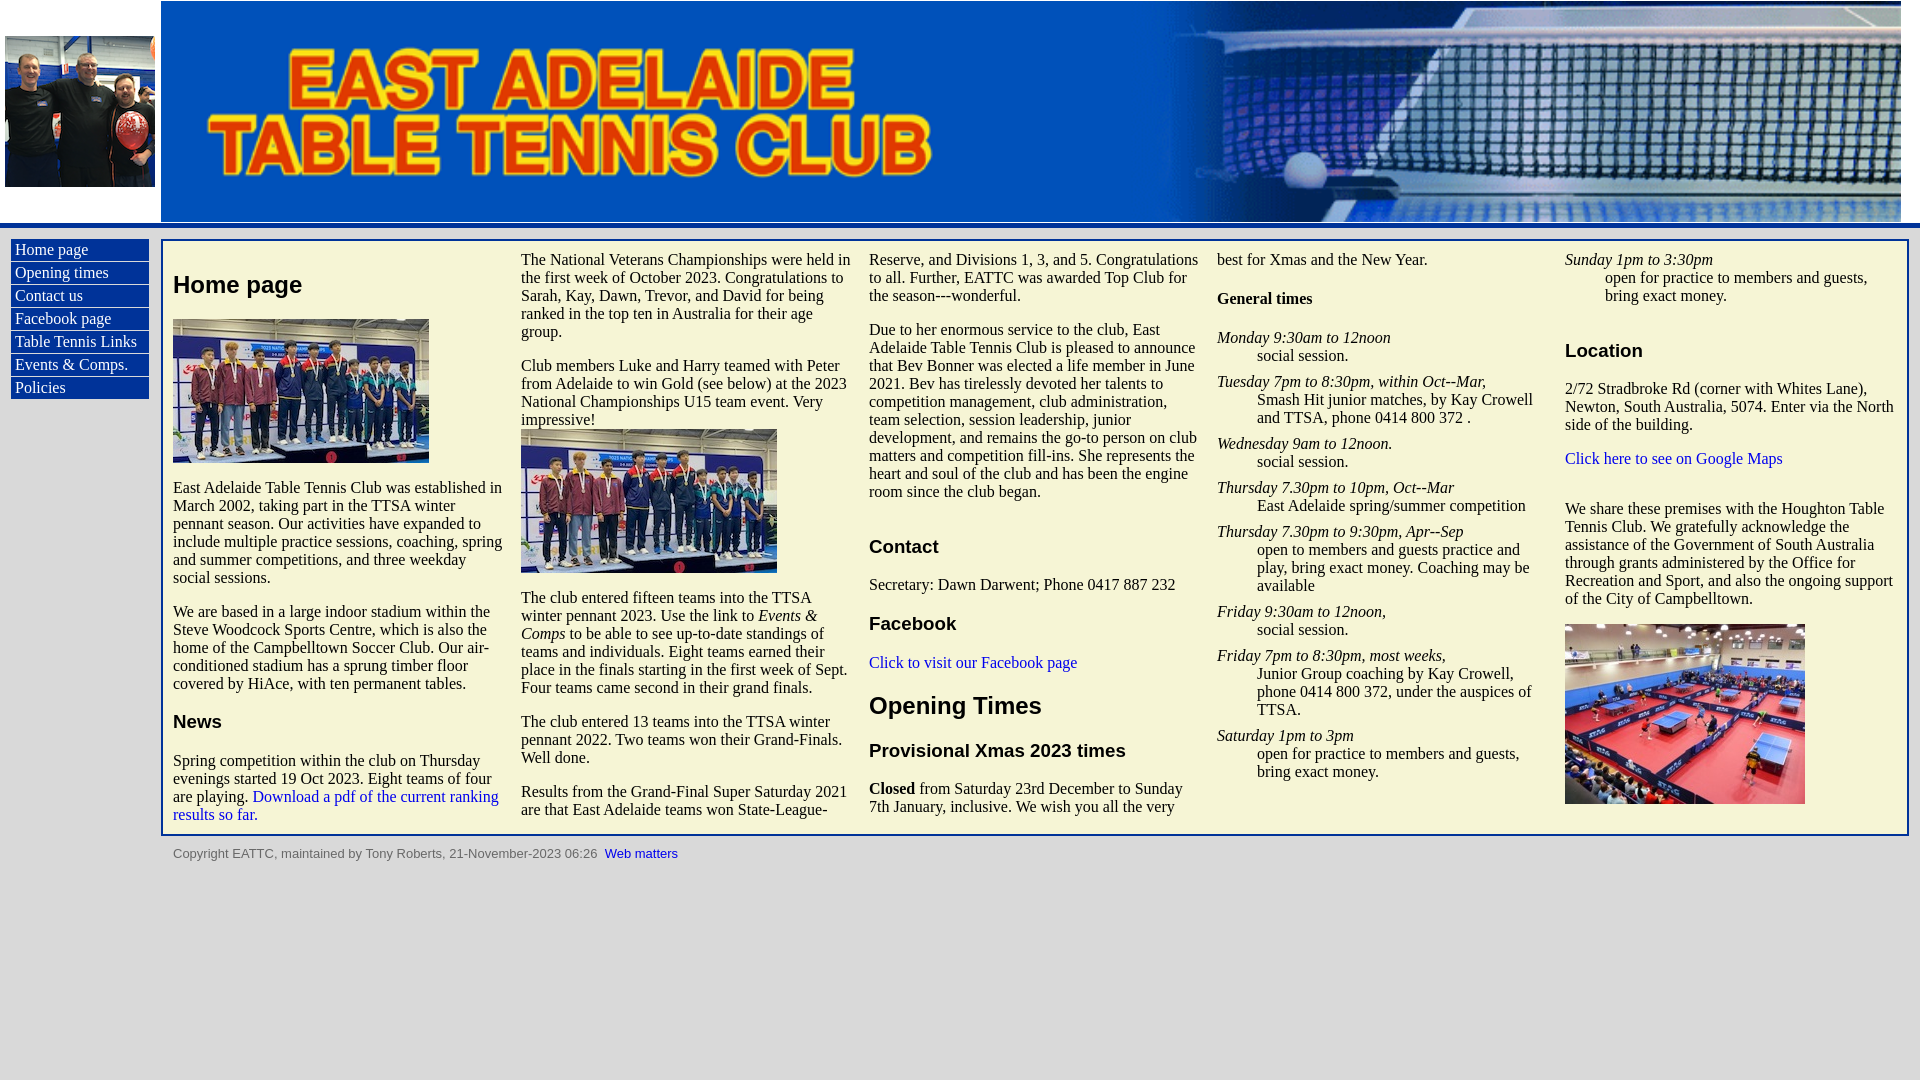  What do you see at coordinates (80, 249) in the screenshot?
I see `'Home page'` at bounding box center [80, 249].